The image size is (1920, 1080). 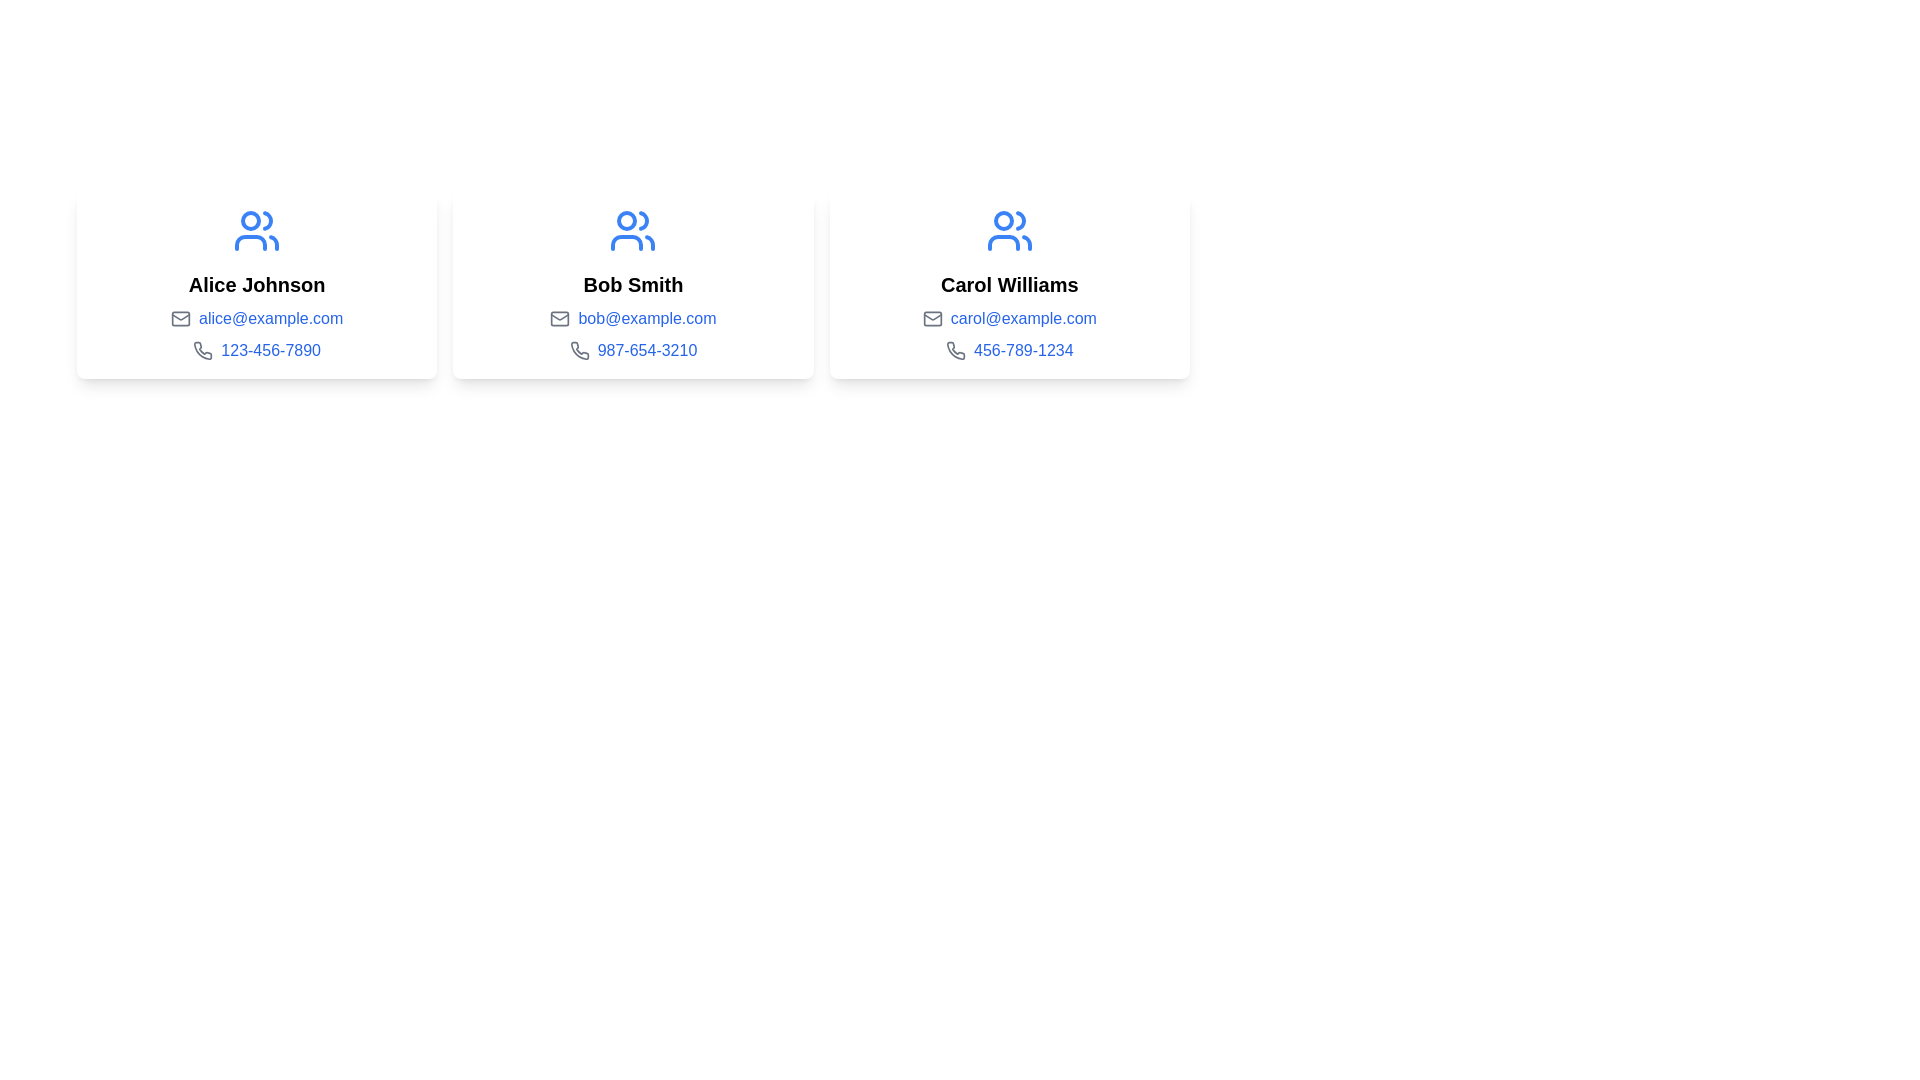 I want to click on the non-interactive decorative circular component located inside the user group icon above the text 'Carol Williams', so click(x=1003, y=220).